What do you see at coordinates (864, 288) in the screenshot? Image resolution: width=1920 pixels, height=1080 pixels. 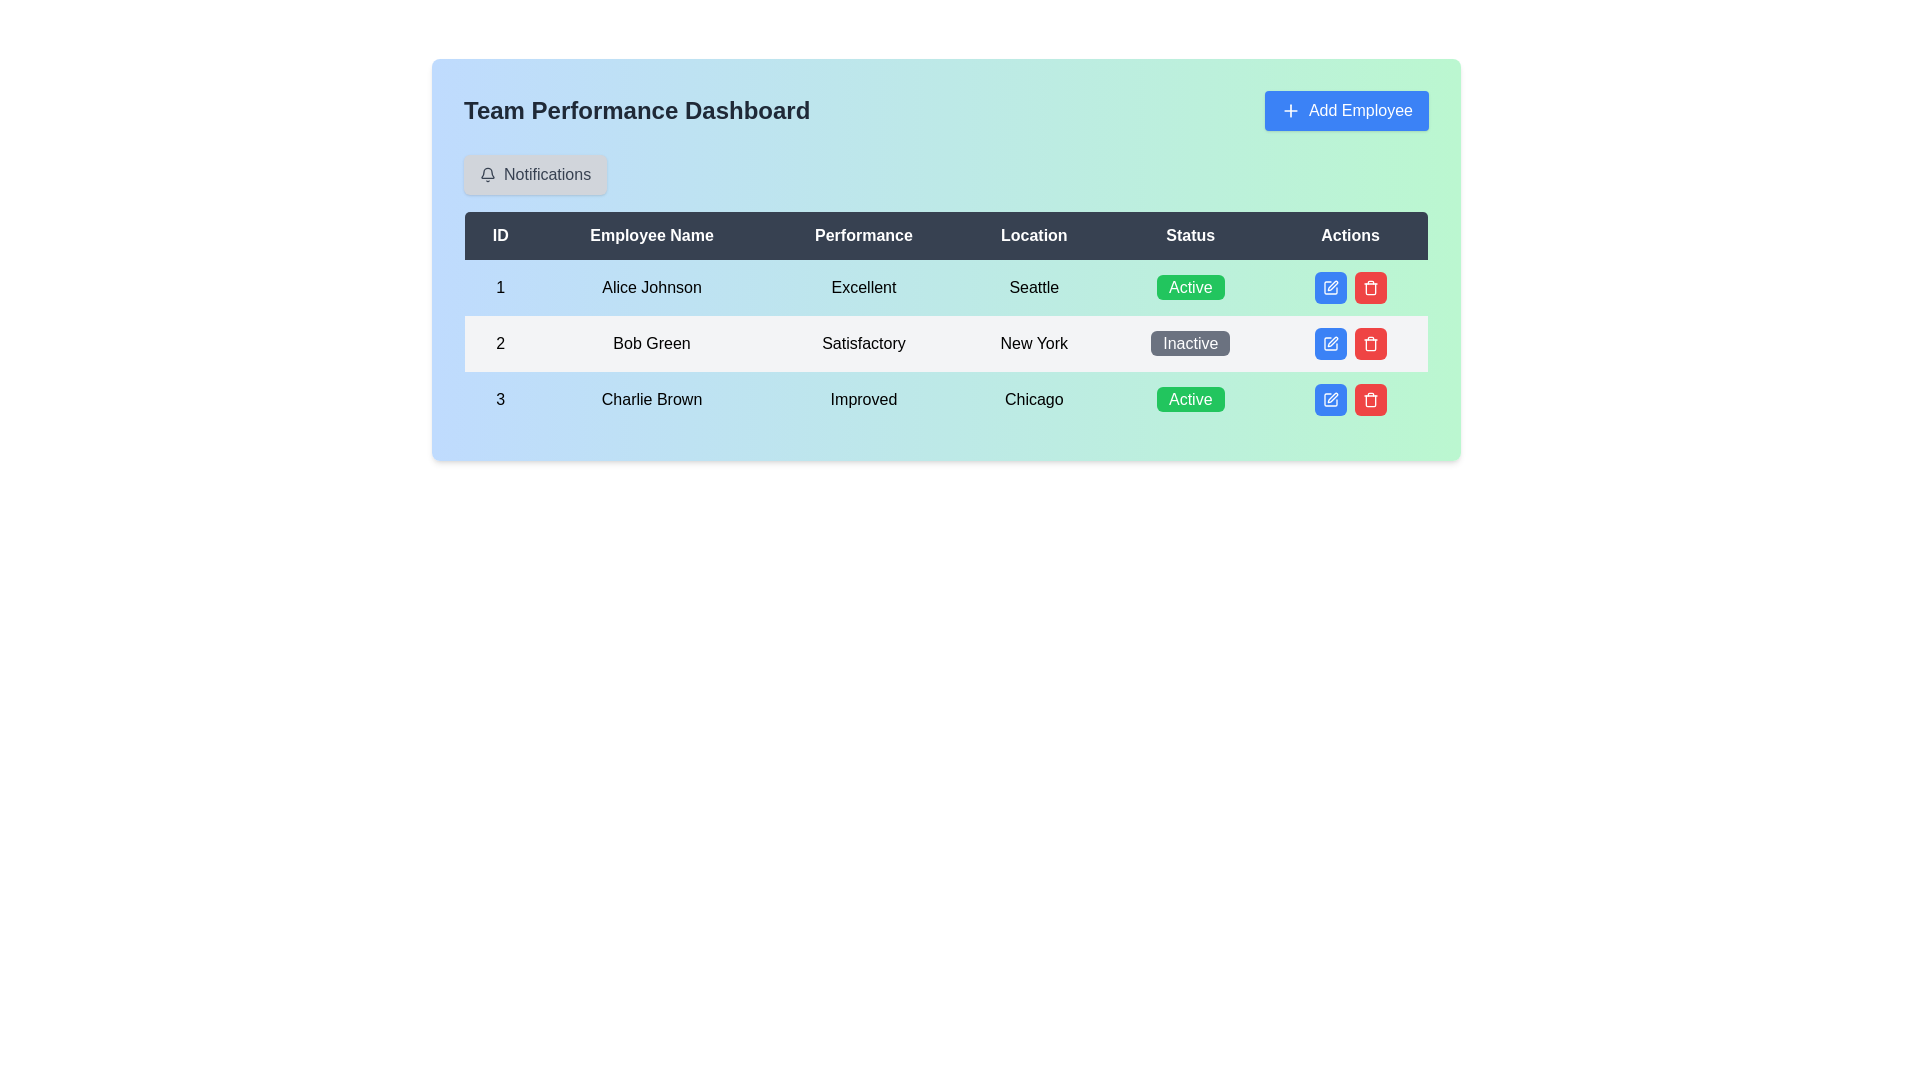 I see `the 'Excellent' performance rating text label in the third column of the first row of the table under the header 'Performance'` at bounding box center [864, 288].